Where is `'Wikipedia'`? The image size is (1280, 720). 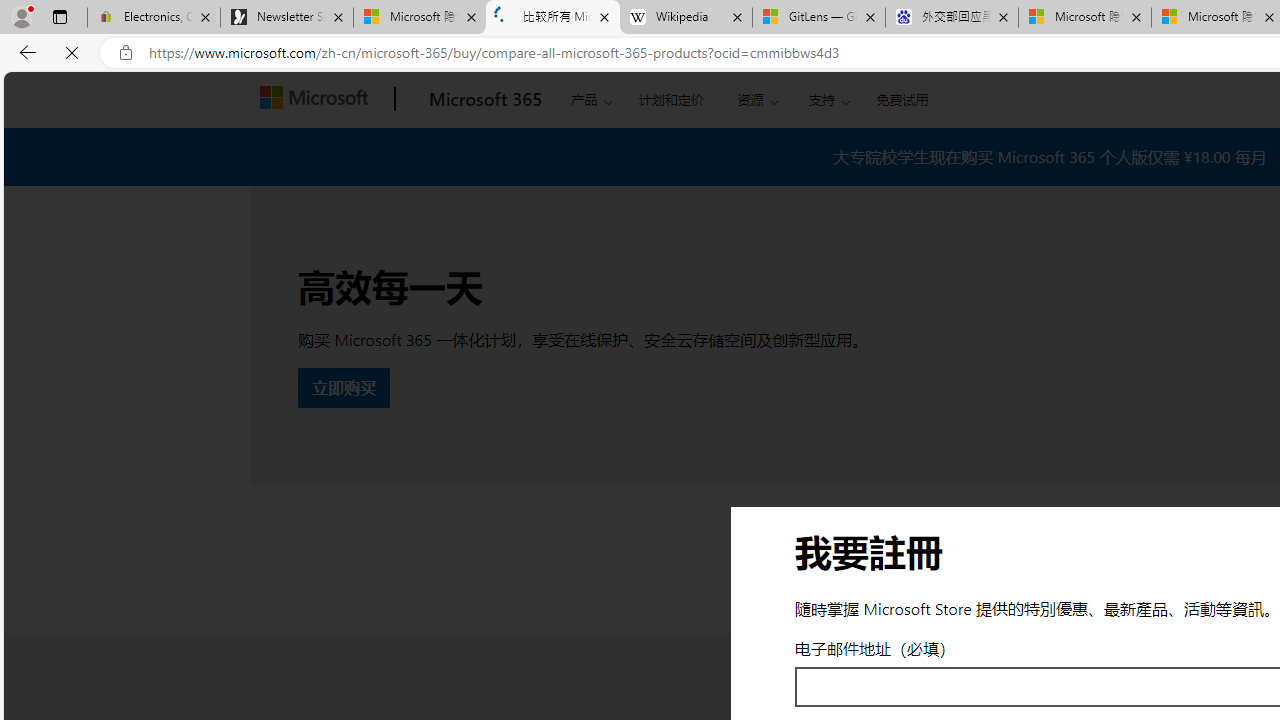
'Wikipedia' is located at coordinates (686, 17).